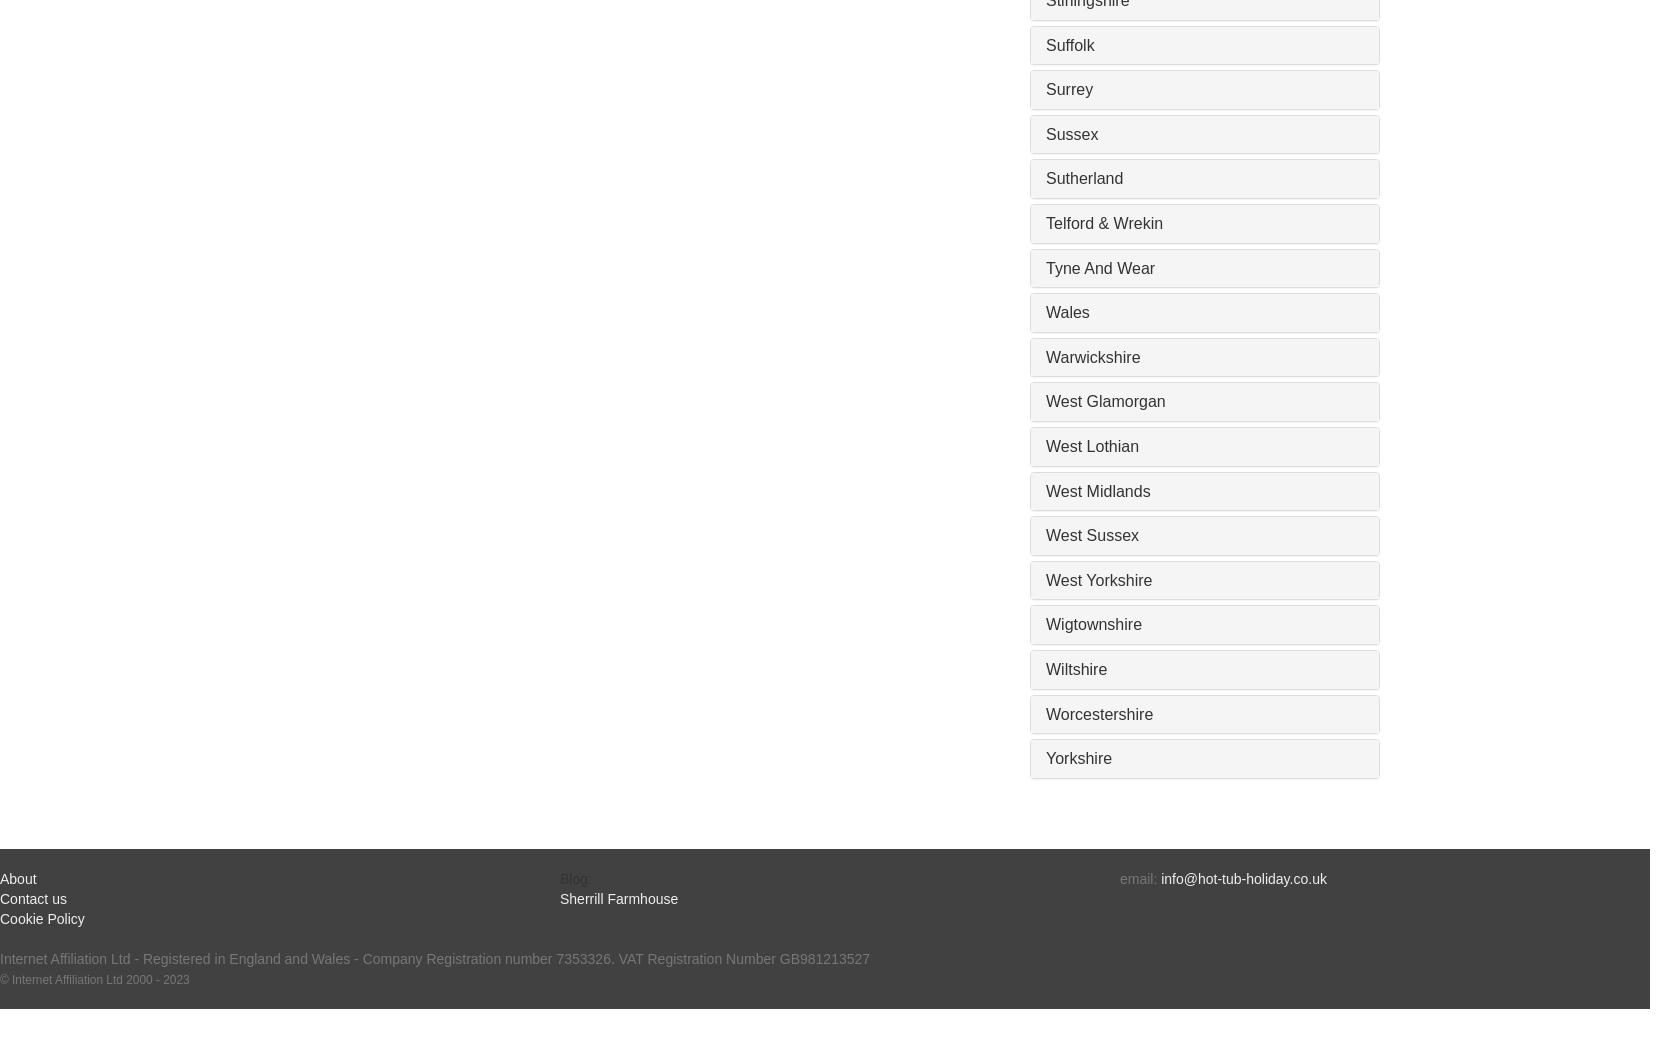 The height and width of the screenshot is (1057, 1665). Describe the element at coordinates (40, 918) in the screenshot. I see `'Cookie Policy'` at that location.